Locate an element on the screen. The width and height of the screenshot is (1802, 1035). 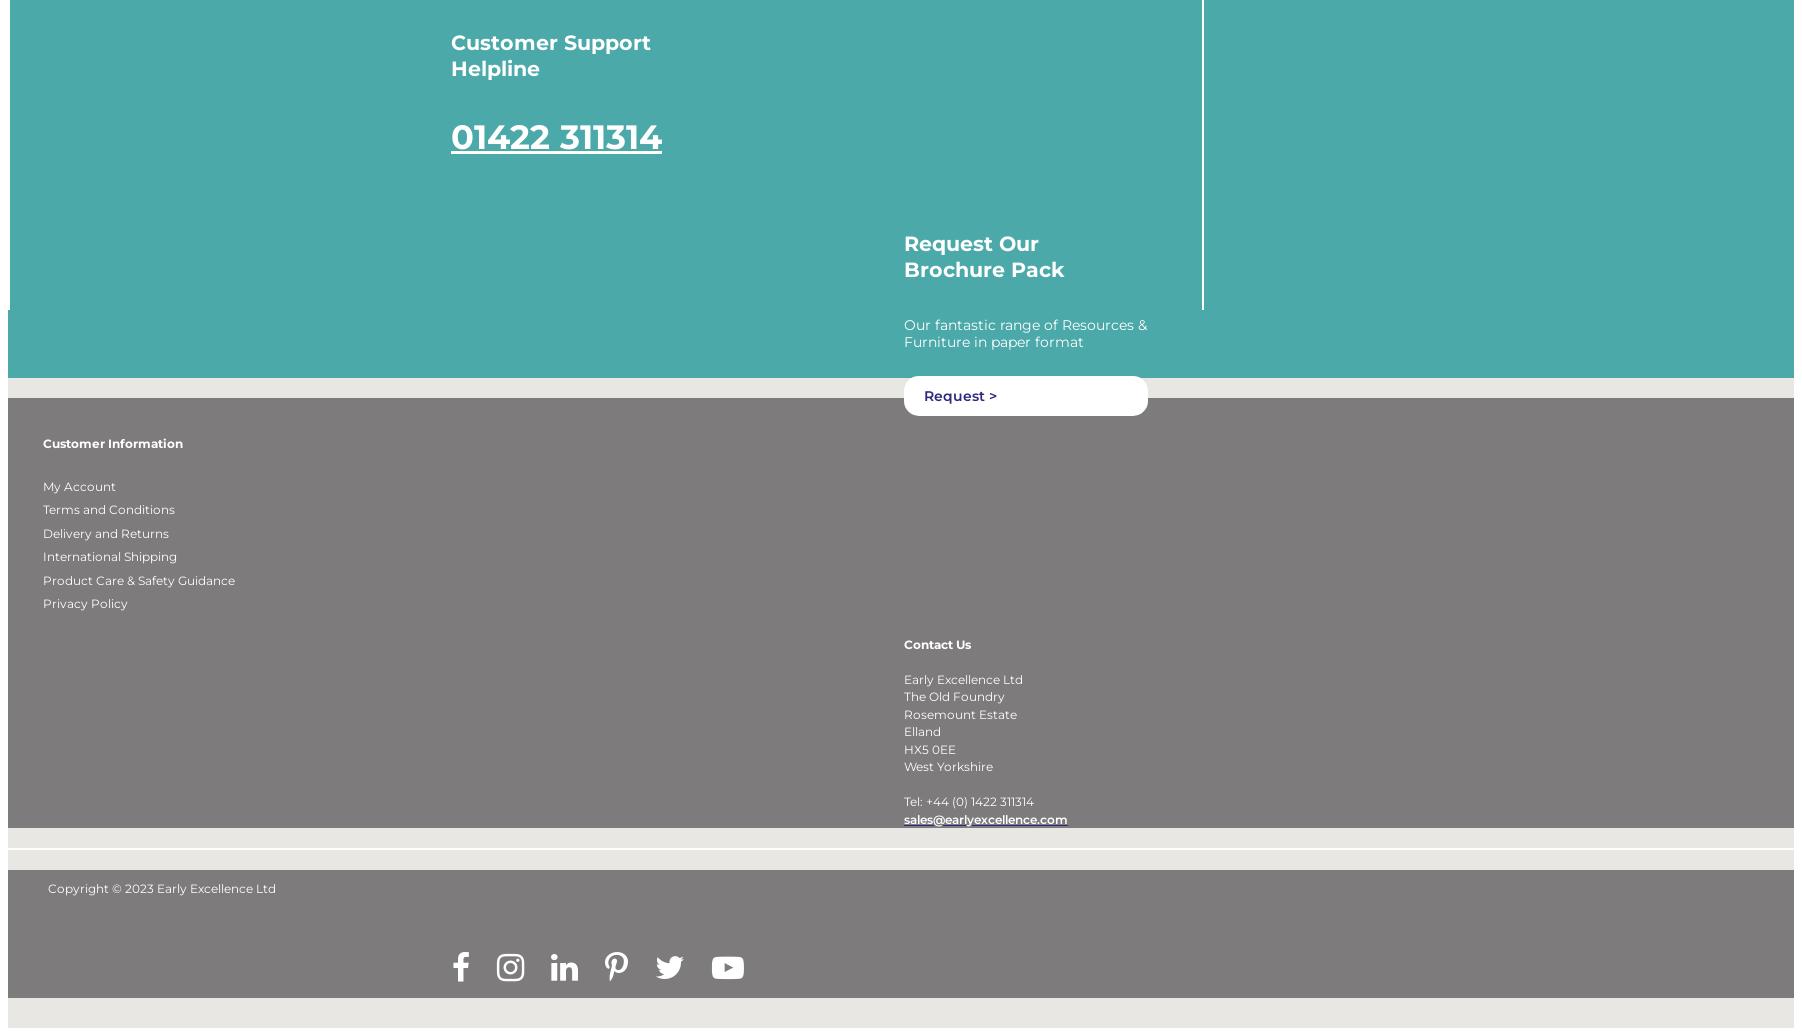
'Tel: +44 (0) 1422 311314' is located at coordinates (903, 827).